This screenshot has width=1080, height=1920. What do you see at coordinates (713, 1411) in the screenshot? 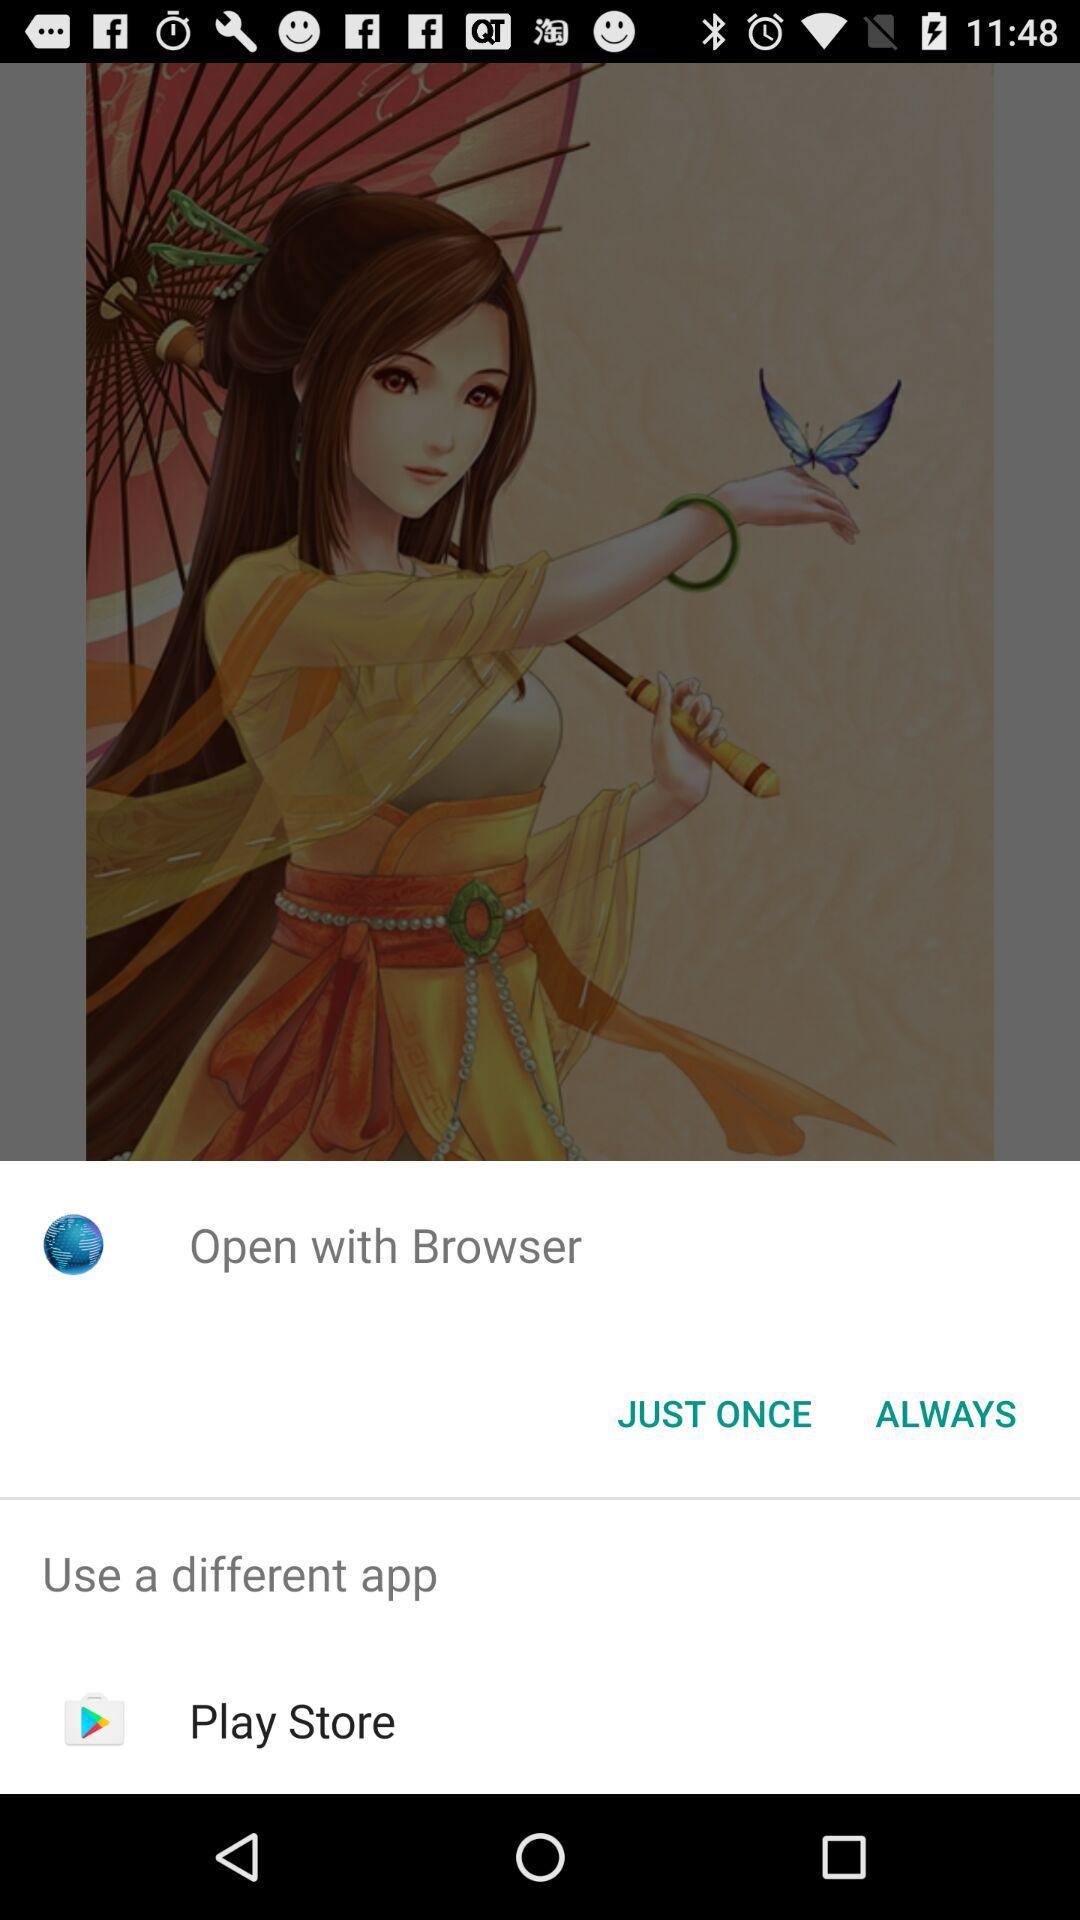
I see `the just once item` at bounding box center [713, 1411].